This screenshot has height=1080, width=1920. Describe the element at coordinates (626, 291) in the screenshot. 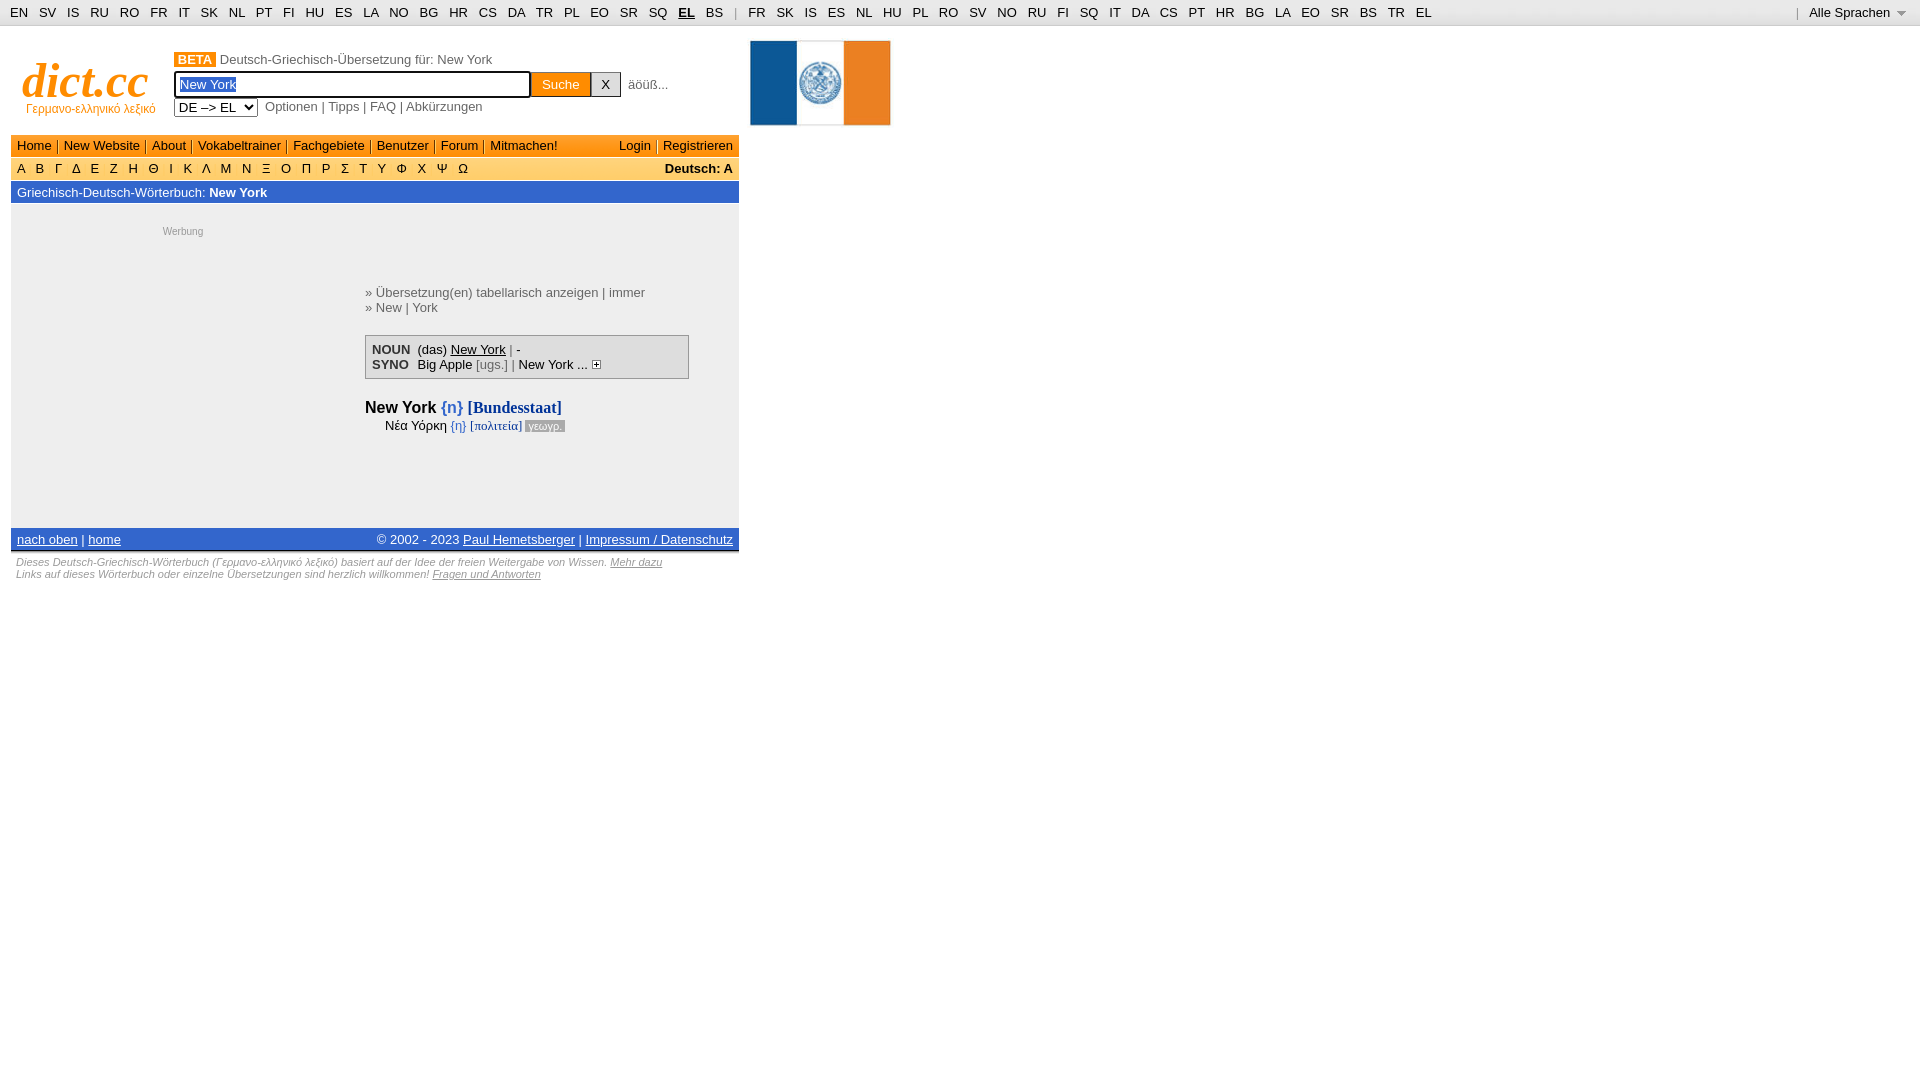

I see `'immer'` at that location.